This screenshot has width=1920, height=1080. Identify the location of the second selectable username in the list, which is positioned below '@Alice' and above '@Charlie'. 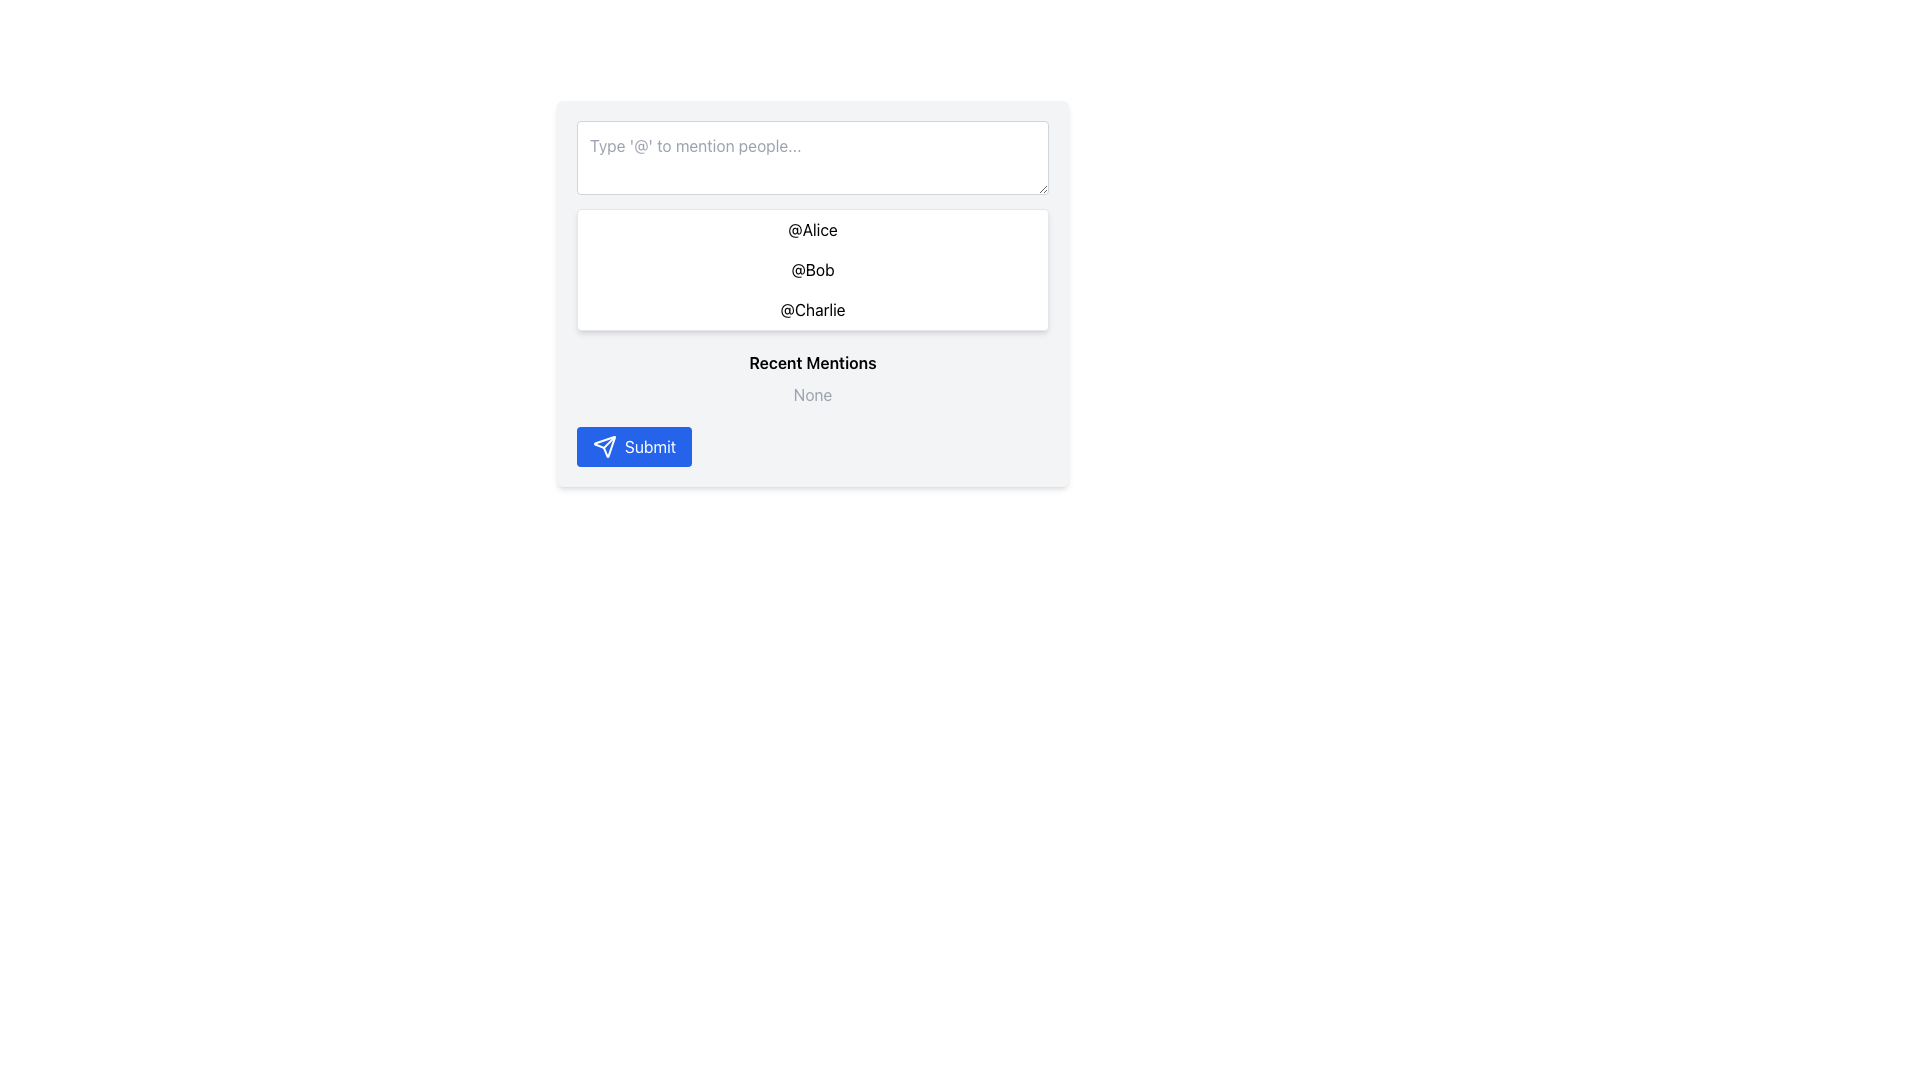
(812, 270).